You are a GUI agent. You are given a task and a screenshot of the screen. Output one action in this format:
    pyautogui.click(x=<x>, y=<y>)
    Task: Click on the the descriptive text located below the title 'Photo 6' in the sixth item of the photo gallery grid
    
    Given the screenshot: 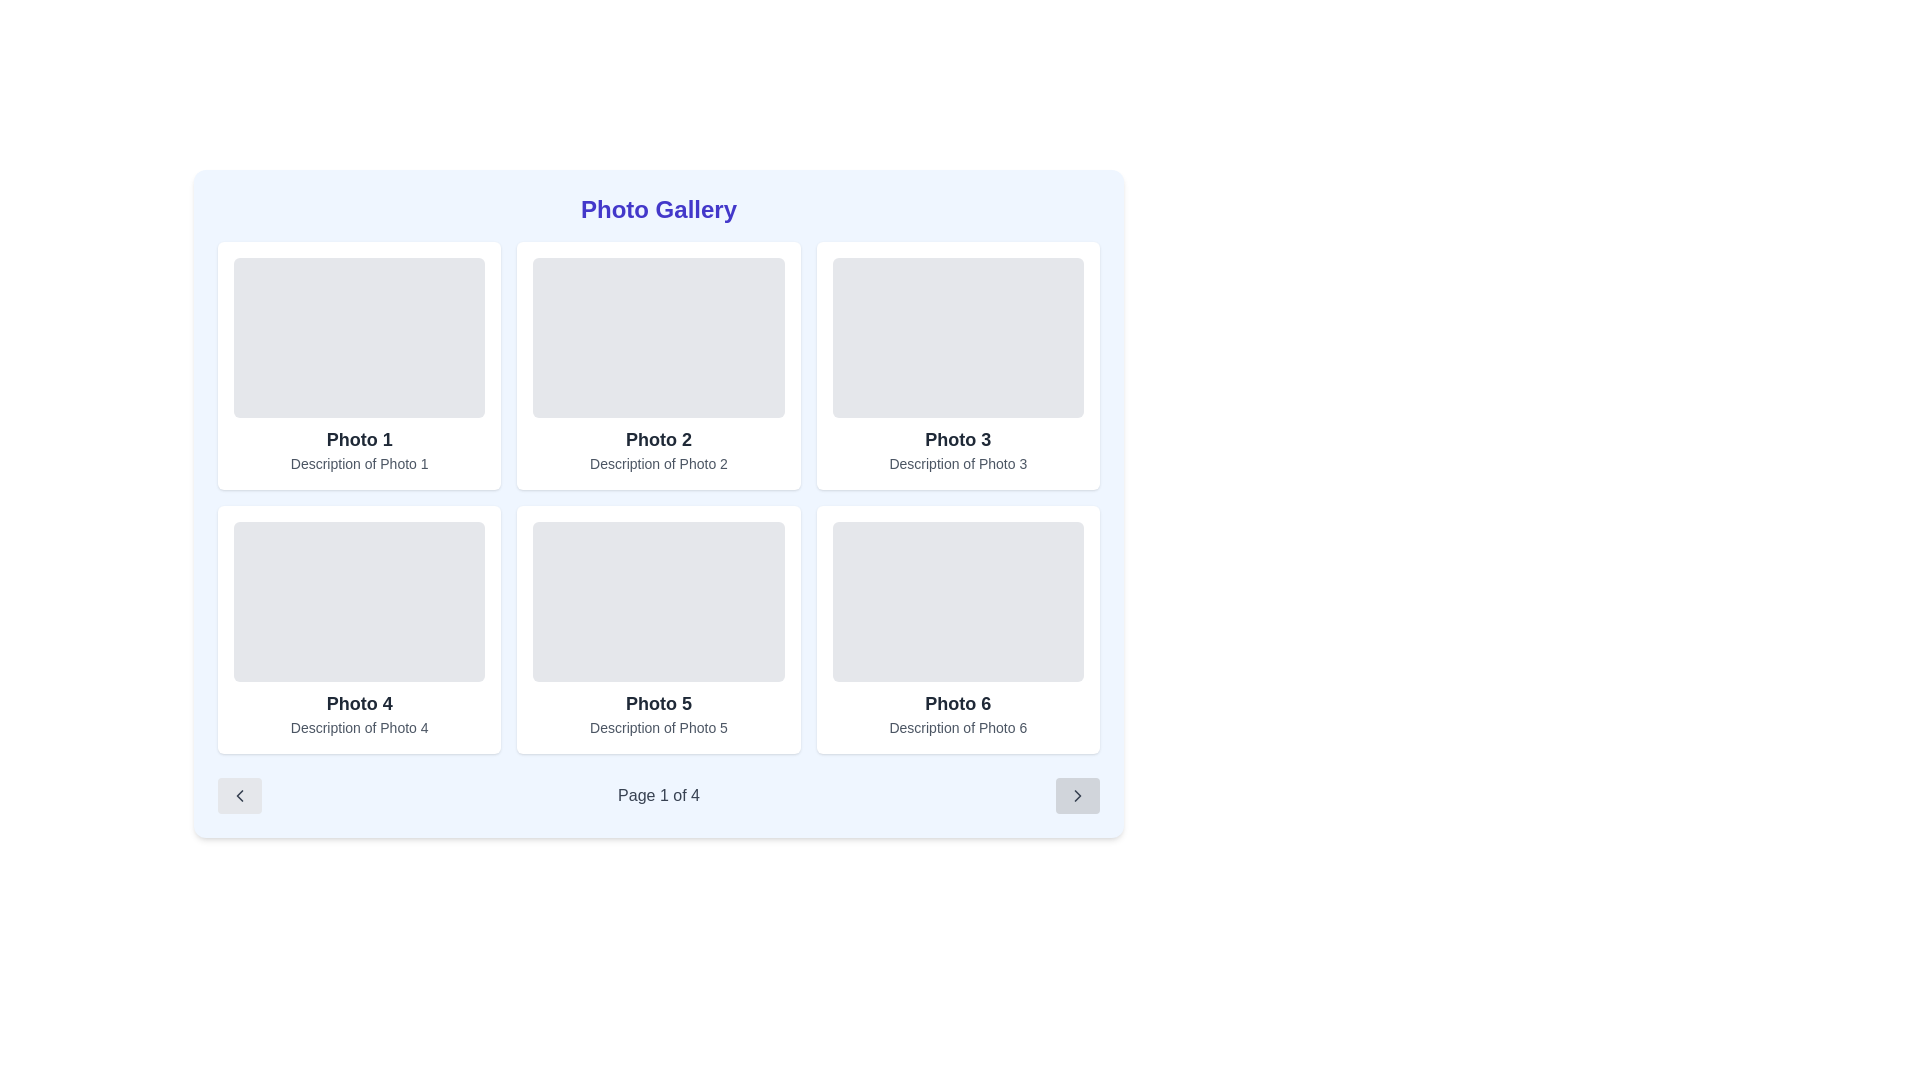 What is the action you would take?
    pyautogui.click(x=957, y=728)
    